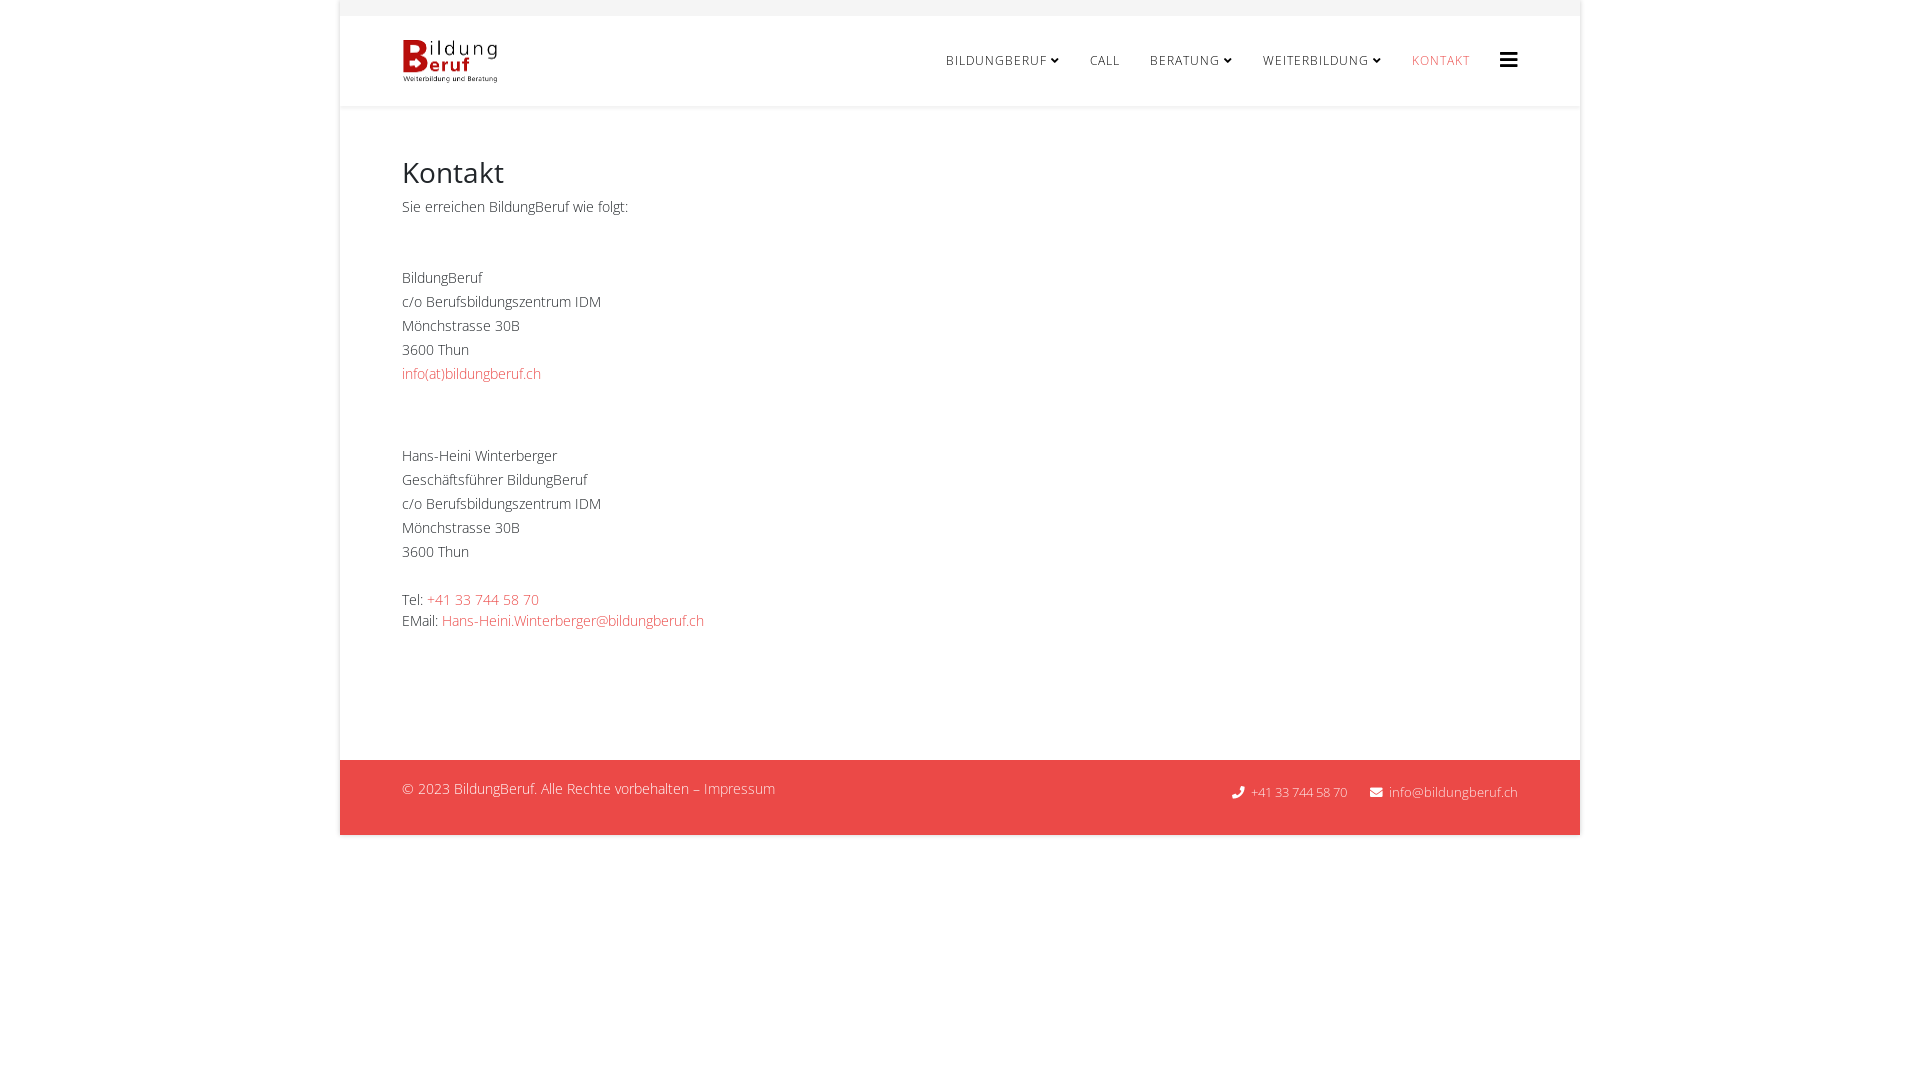 This screenshot has width=1920, height=1080. What do you see at coordinates (738, 787) in the screenshot?
I see `'Impressum'` at bounding box center [738, 787].